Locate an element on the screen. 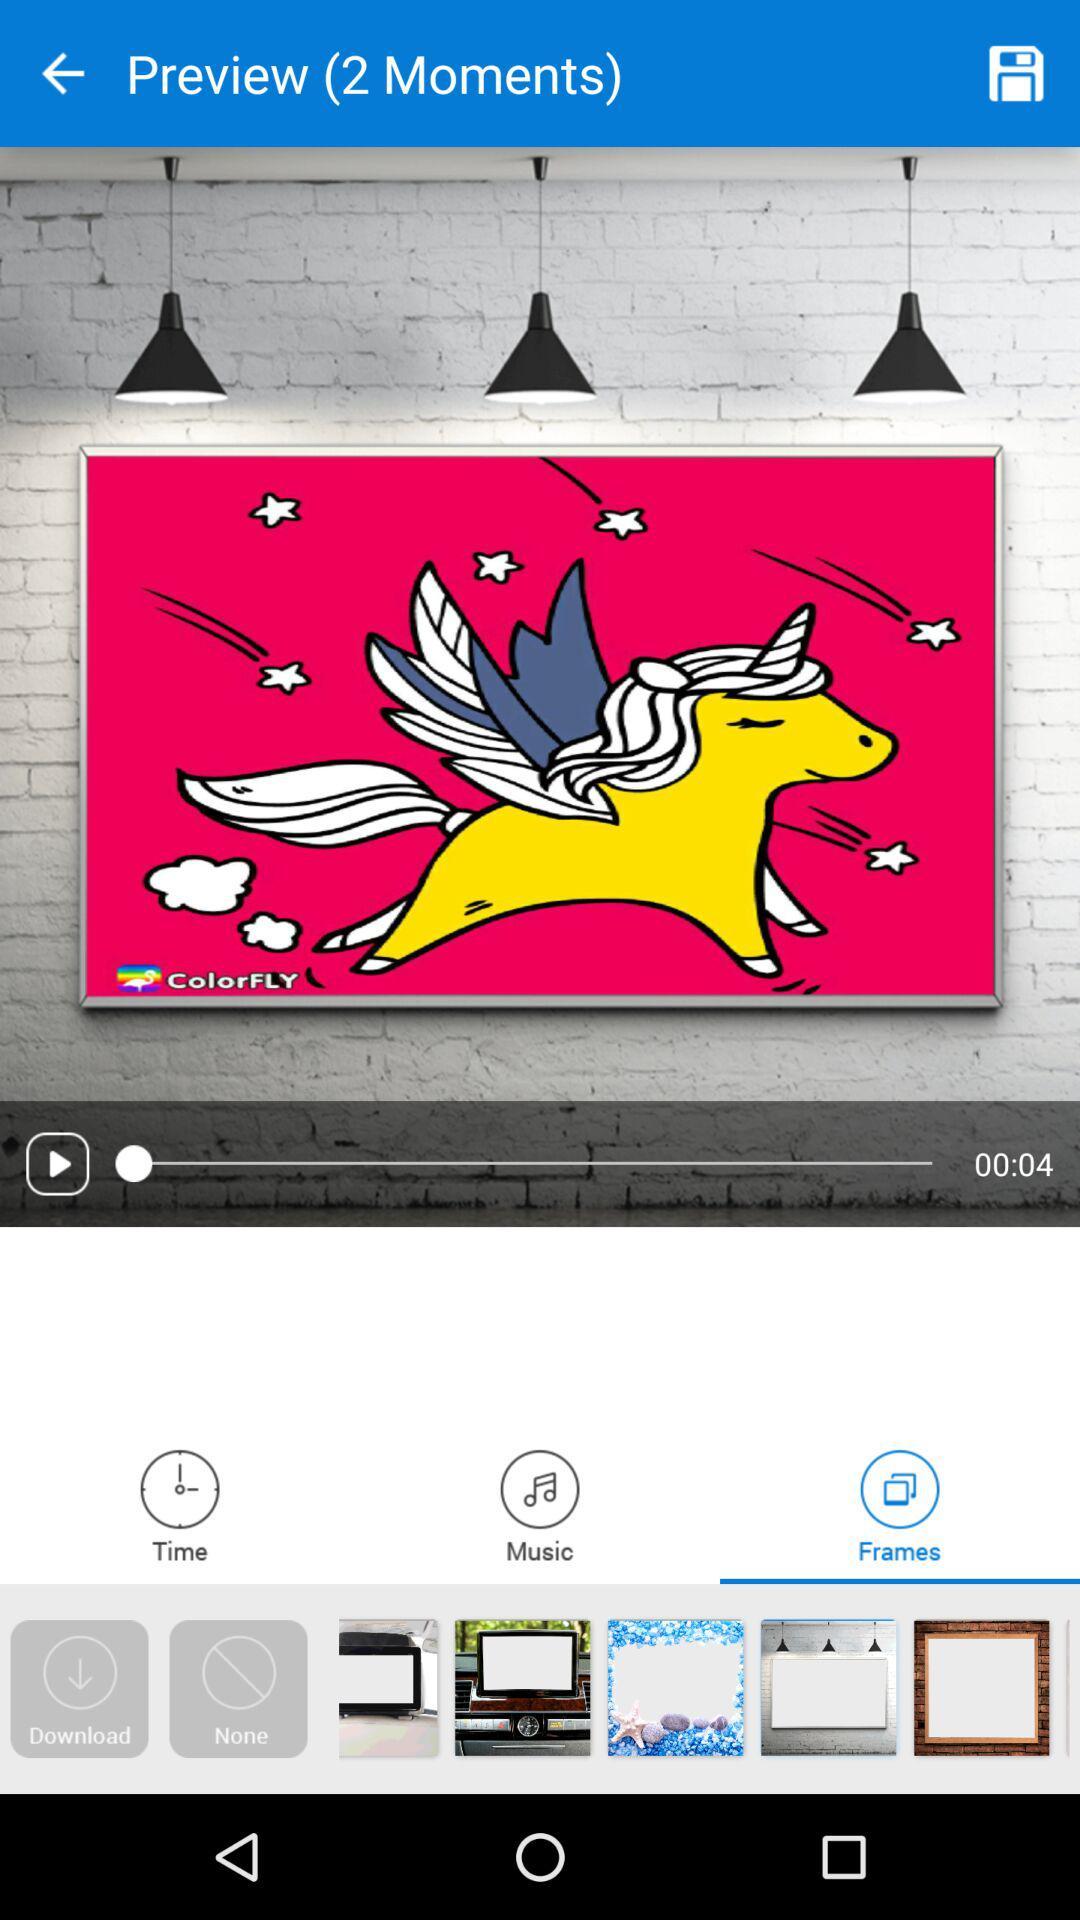 Image resolution: width=1080 pixels, height=1920 pixels. the play icon is located at coordinates (56, 1163).